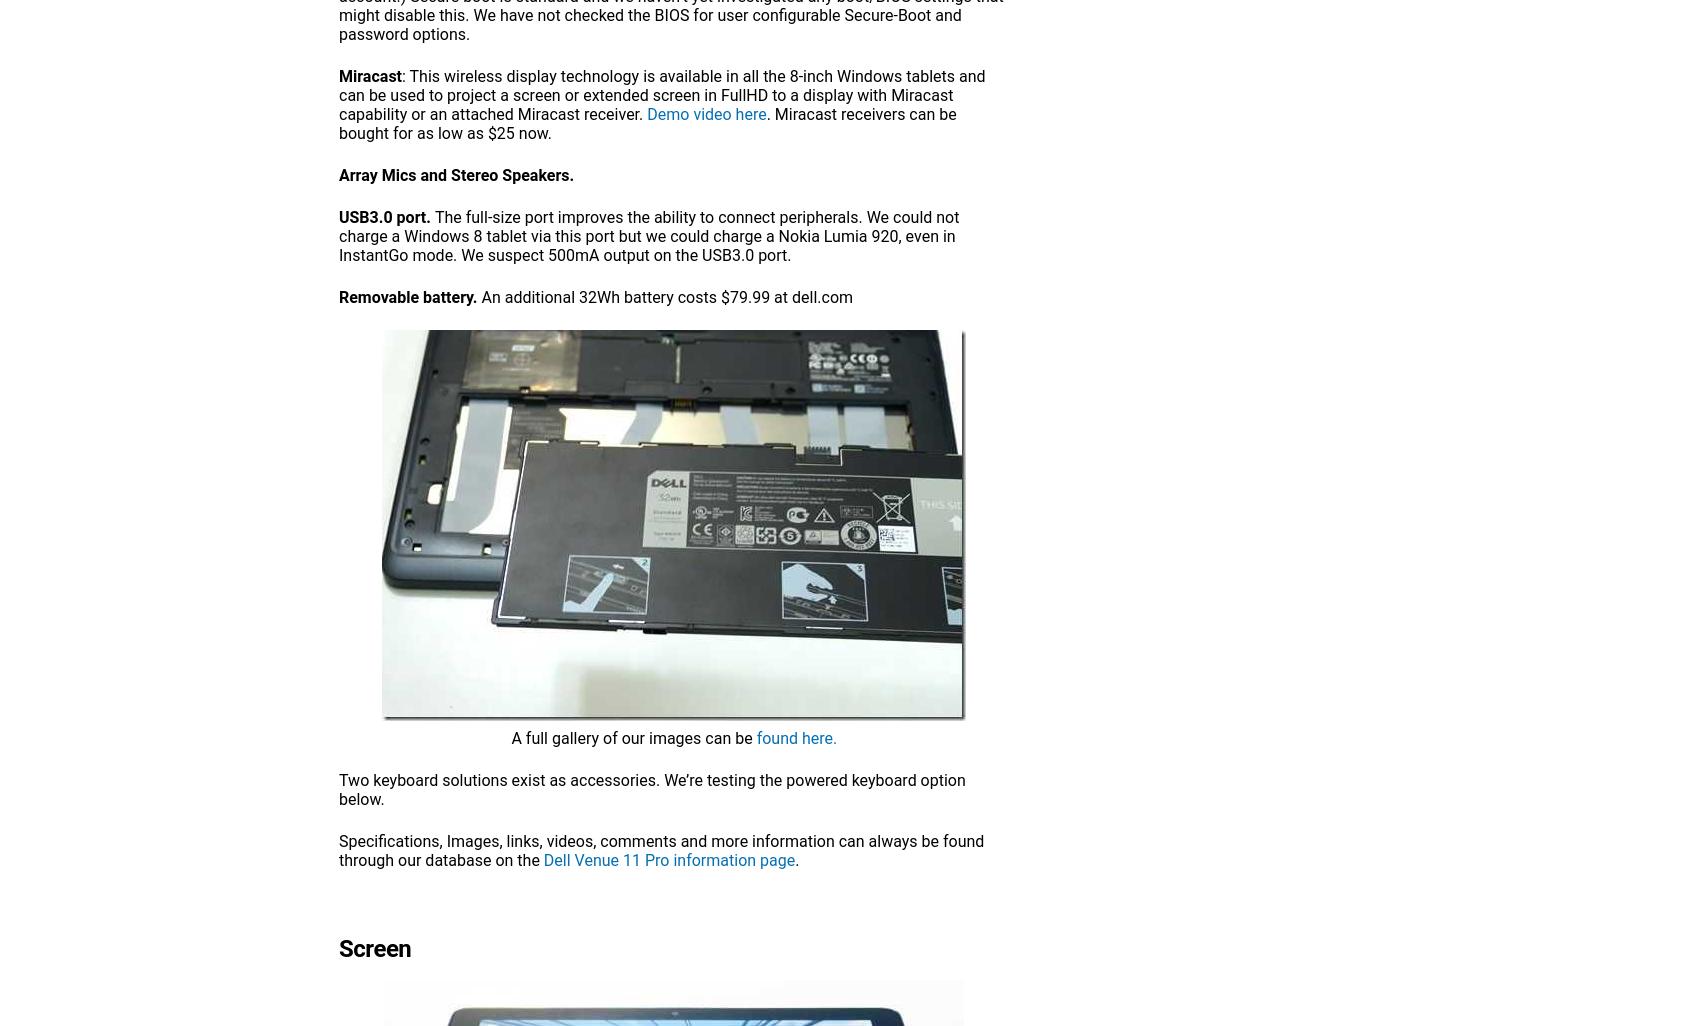  I want to click on 'Two keyboard solutions exist as accessories. We’re testing the powered keyboard option below.', so click(338, 789).